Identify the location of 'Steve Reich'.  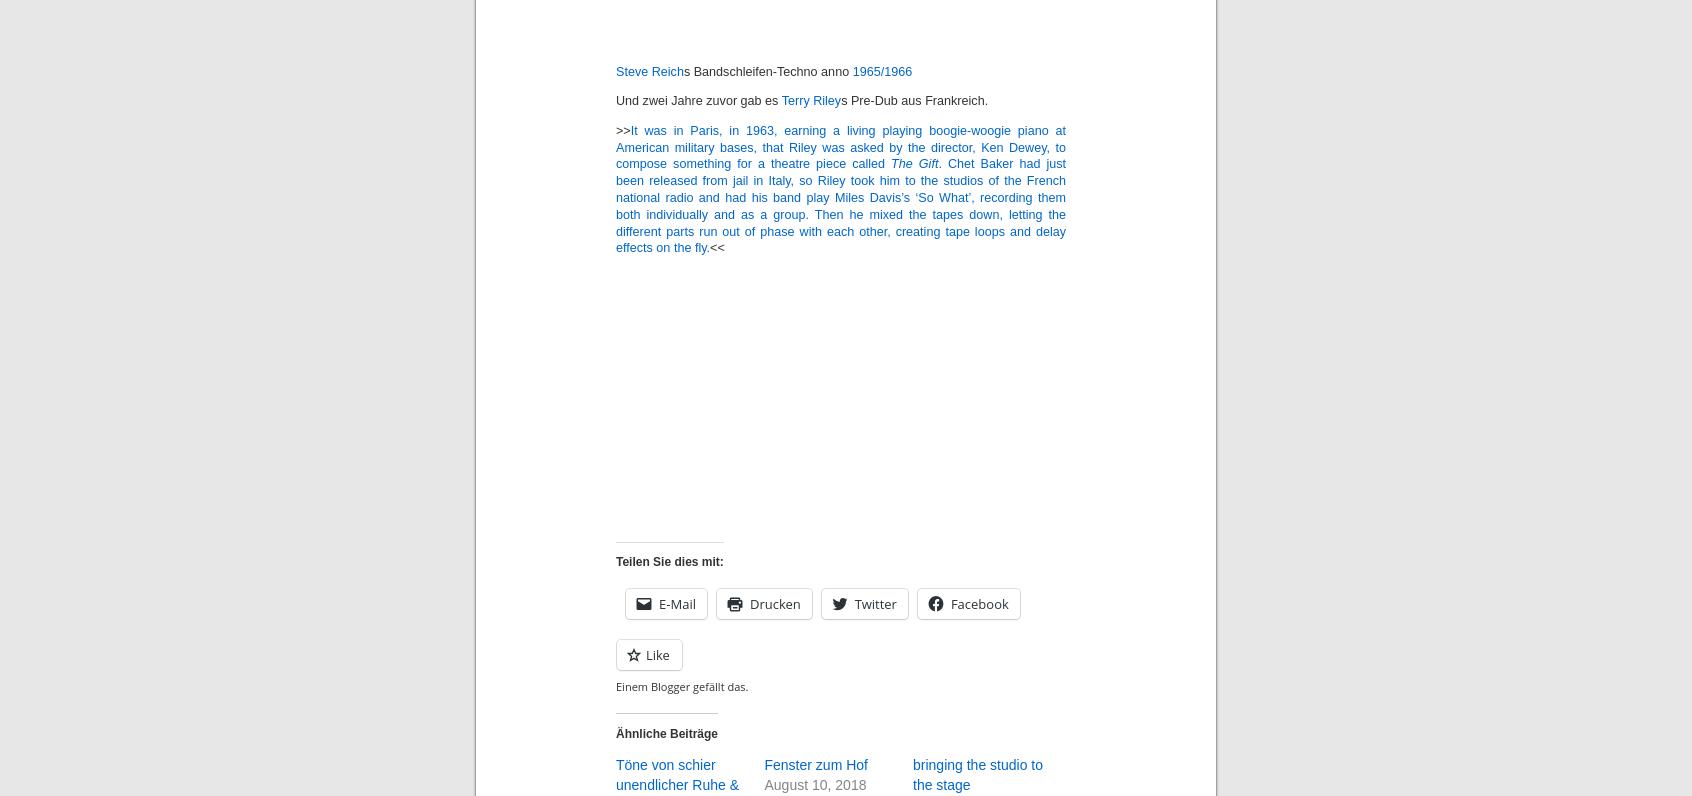
(649, 70).